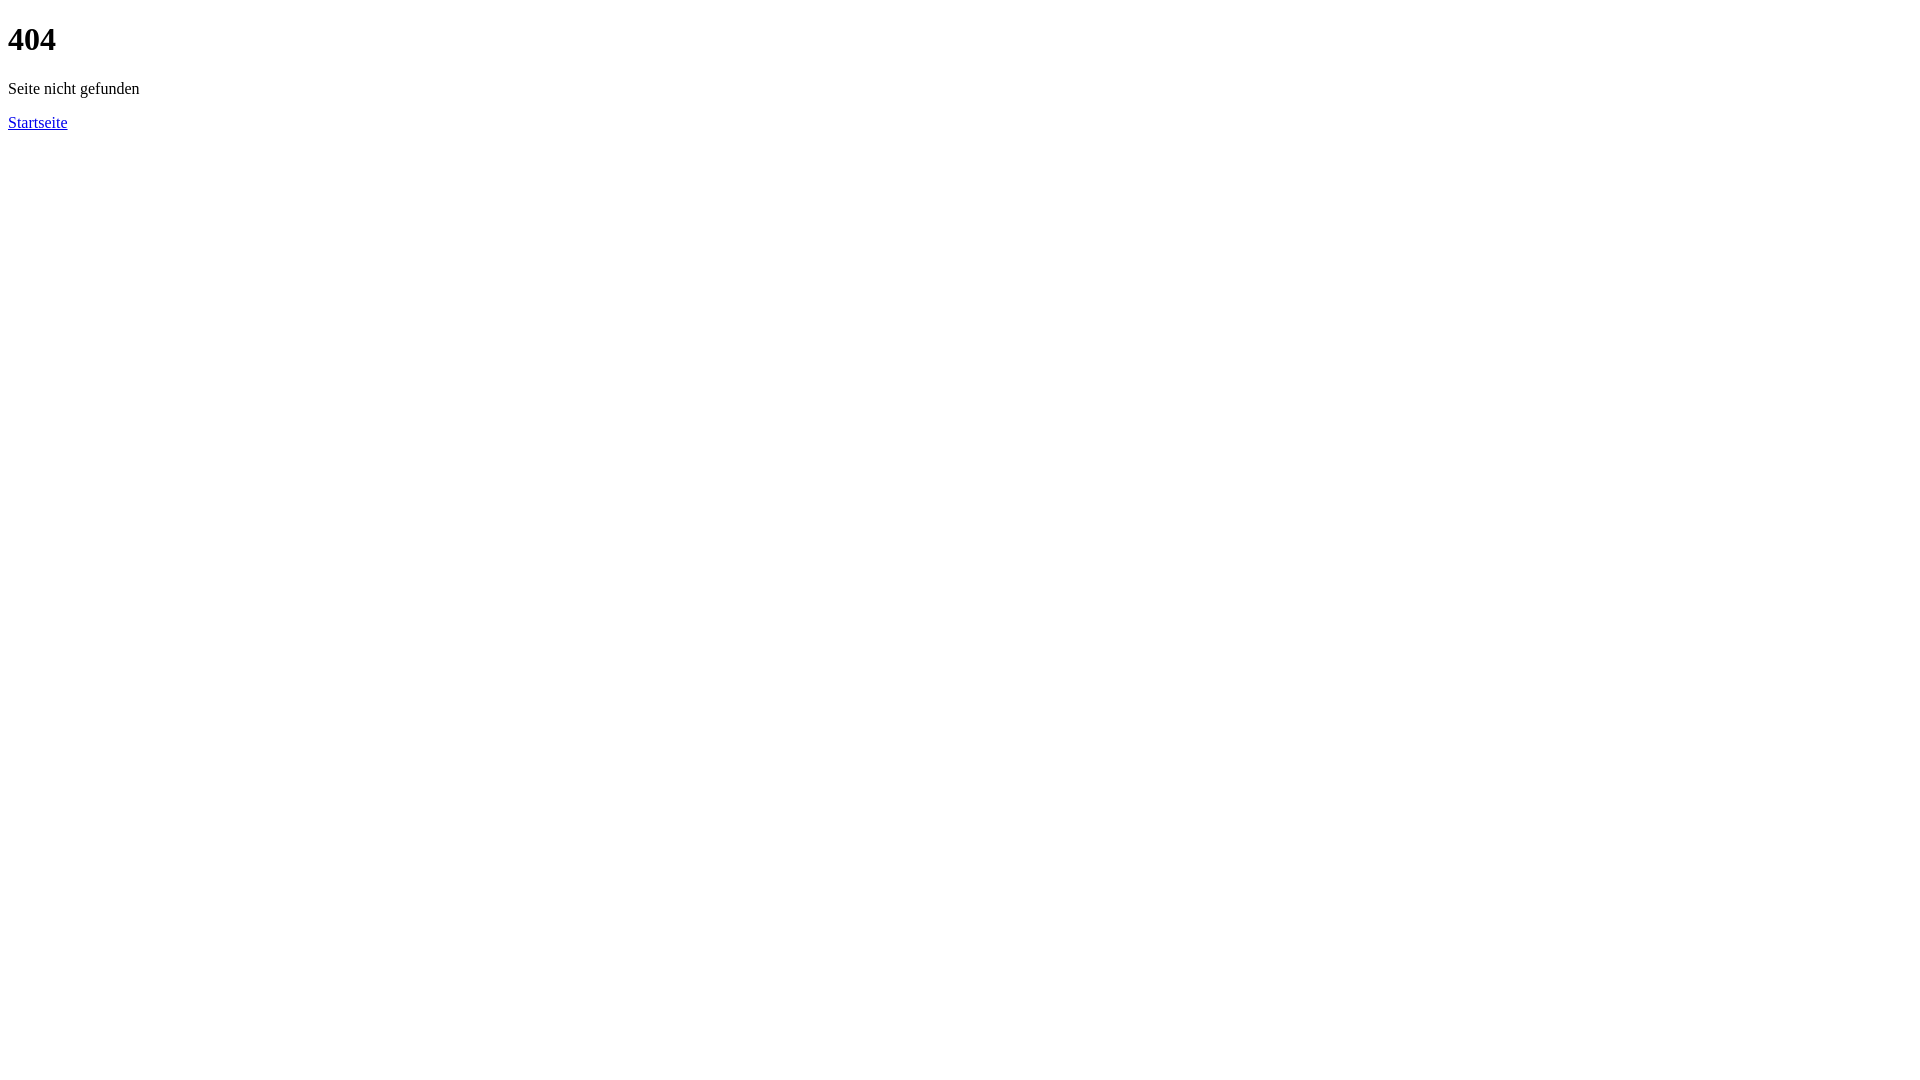  I want to click on 'Startseite', so click(8, 122).